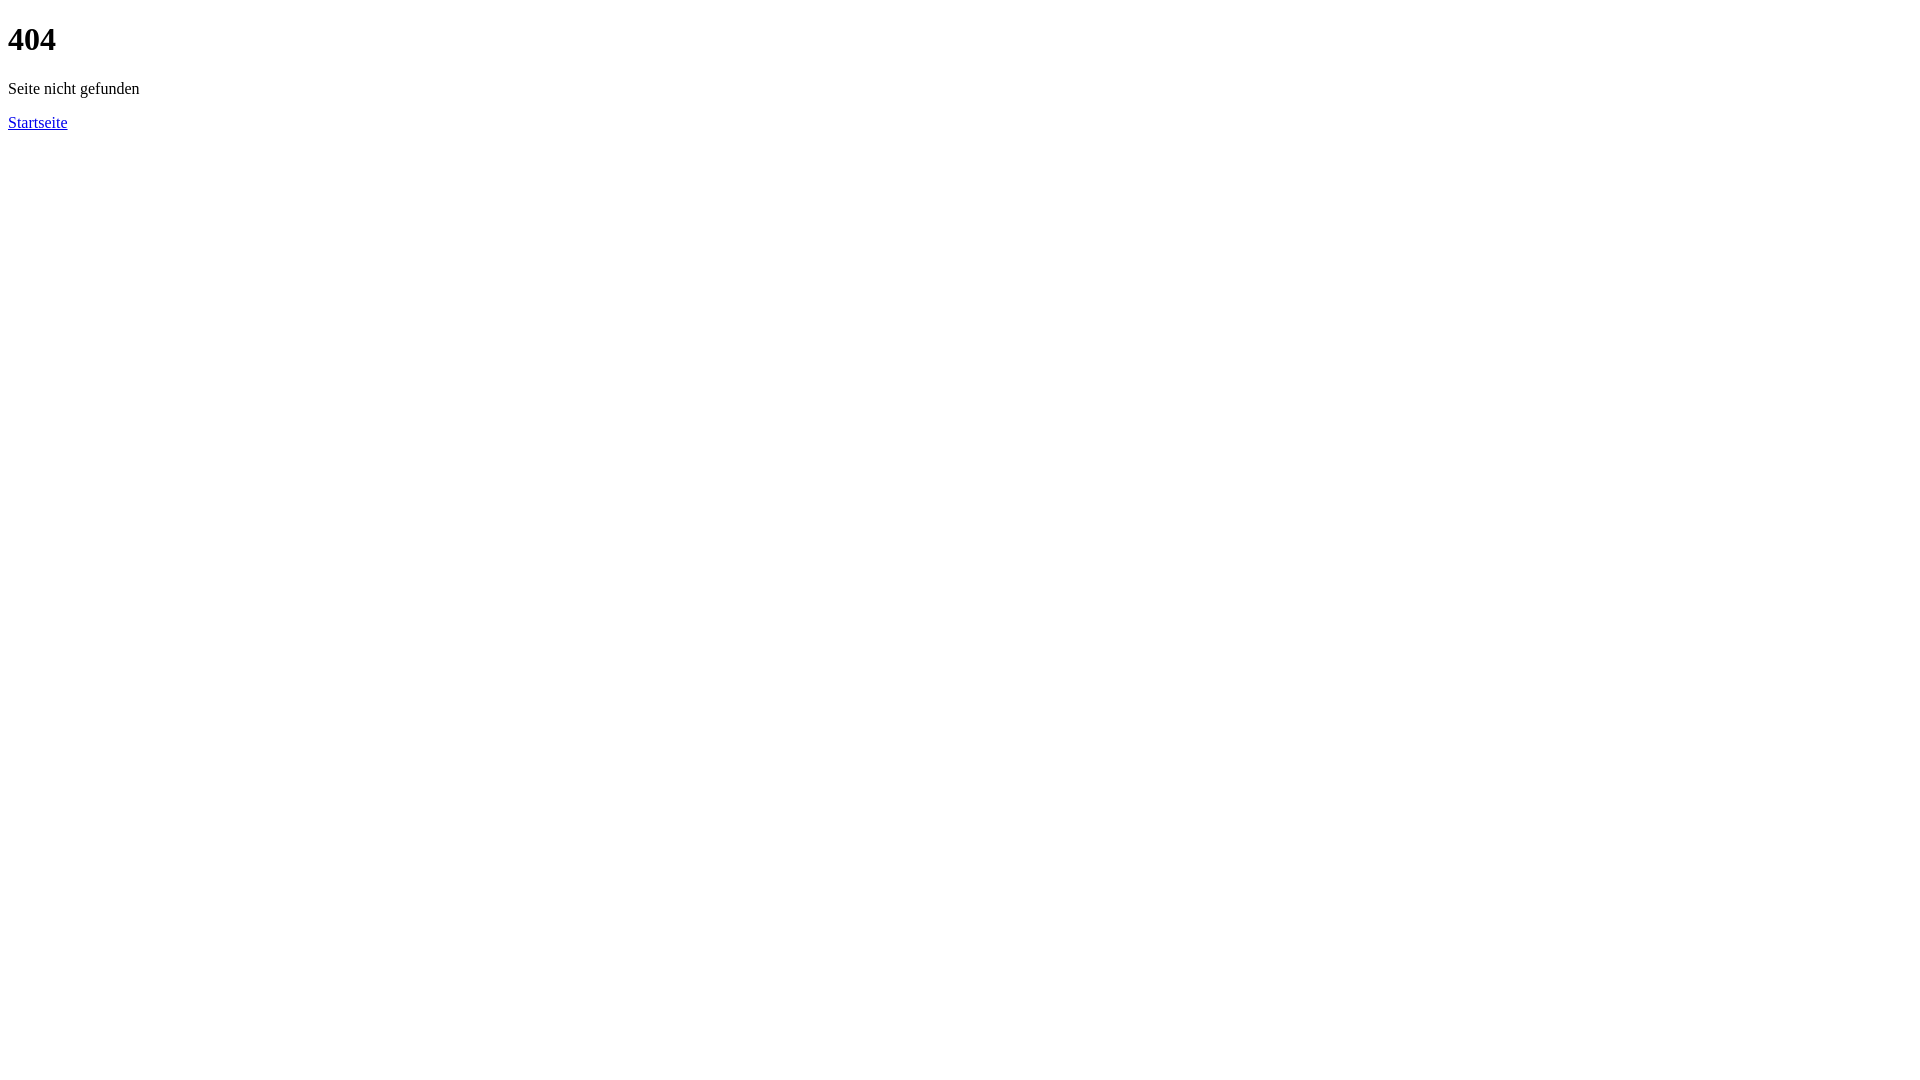  I want to click on 'Startseite', so click(8, 122).